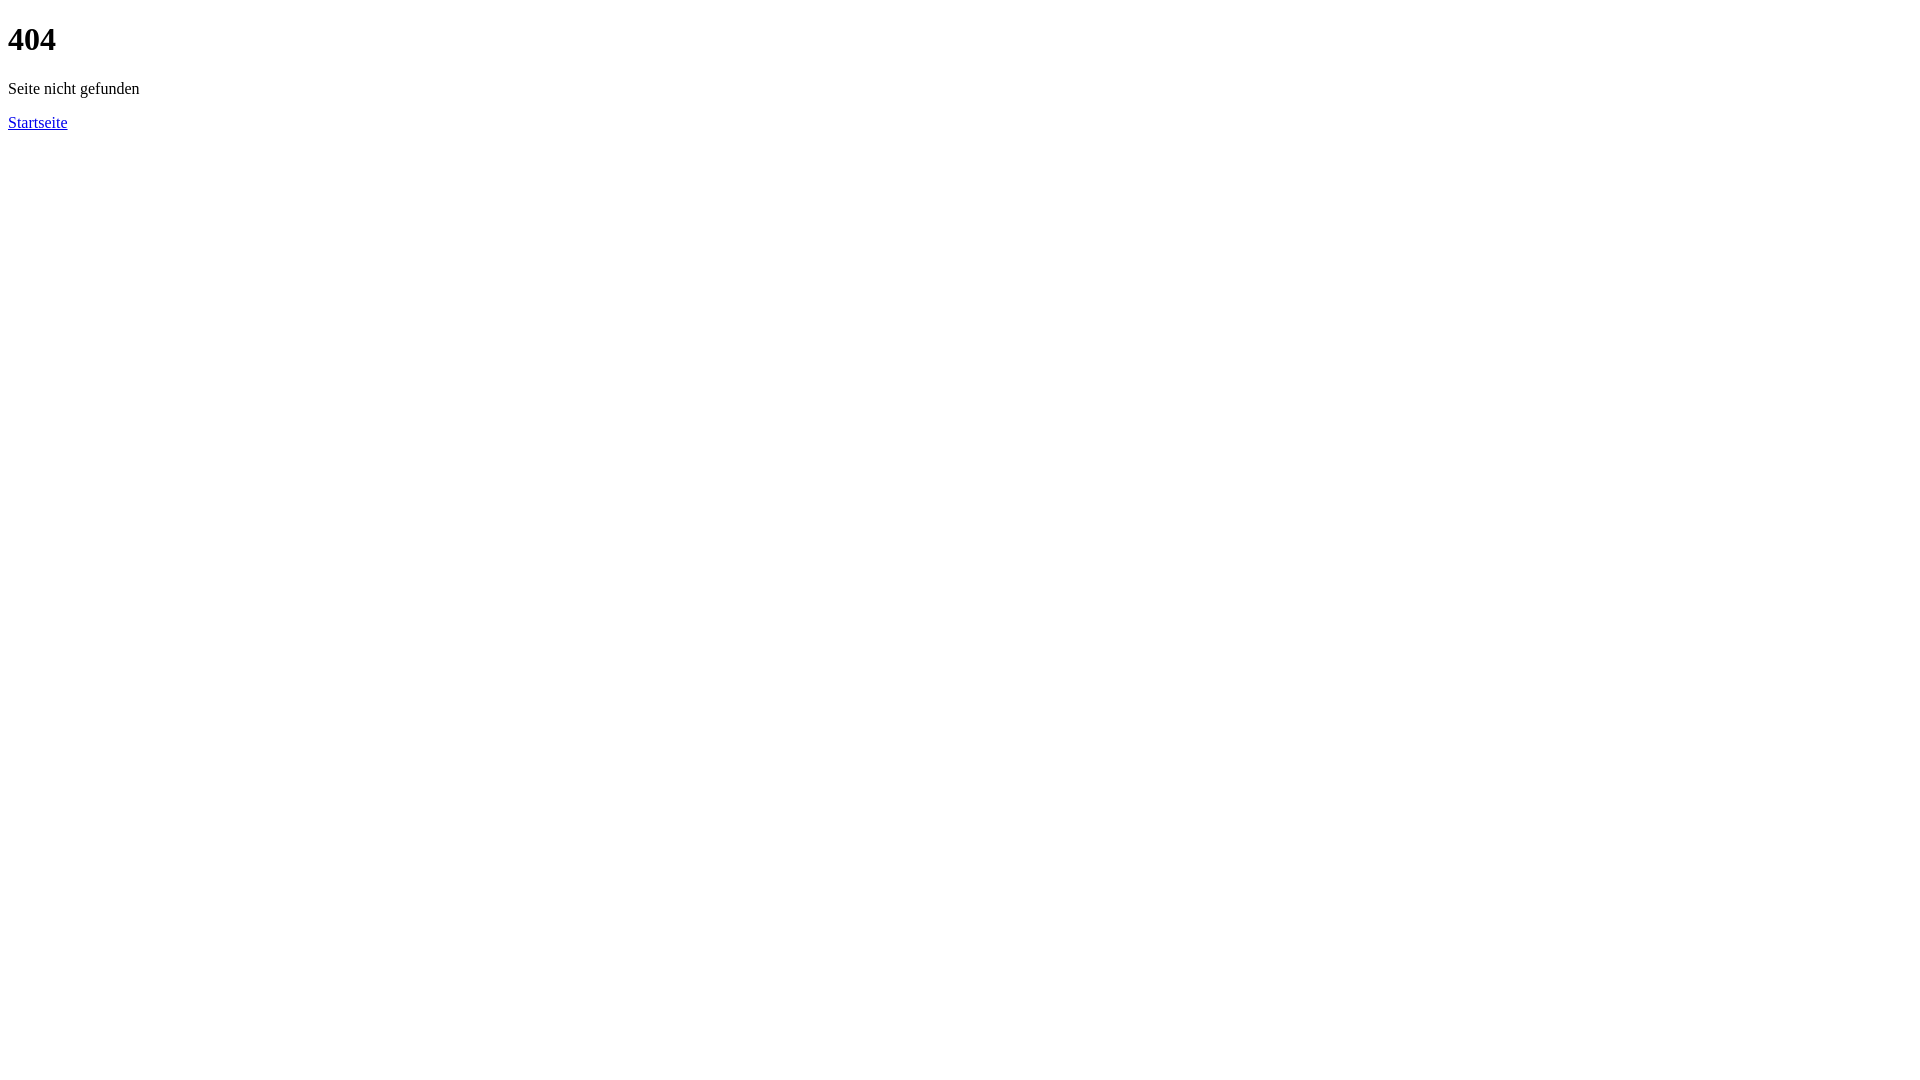  I want to click on 'Startseite', so click(8, 122).